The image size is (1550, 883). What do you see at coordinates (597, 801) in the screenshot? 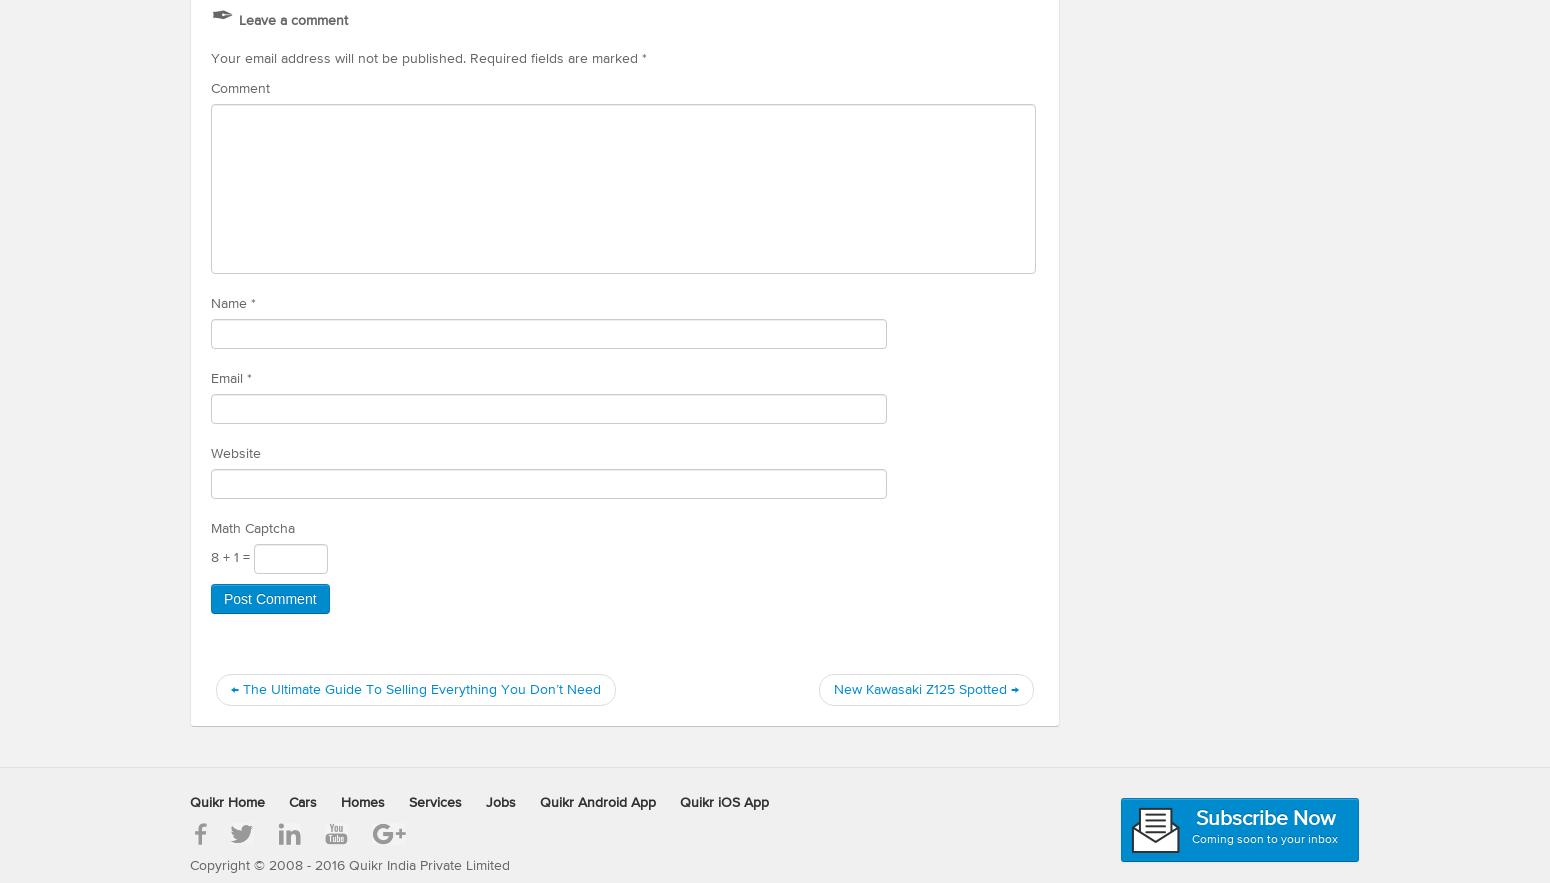
I see `'Quikr Android App'` at bounding box center [597, 801].